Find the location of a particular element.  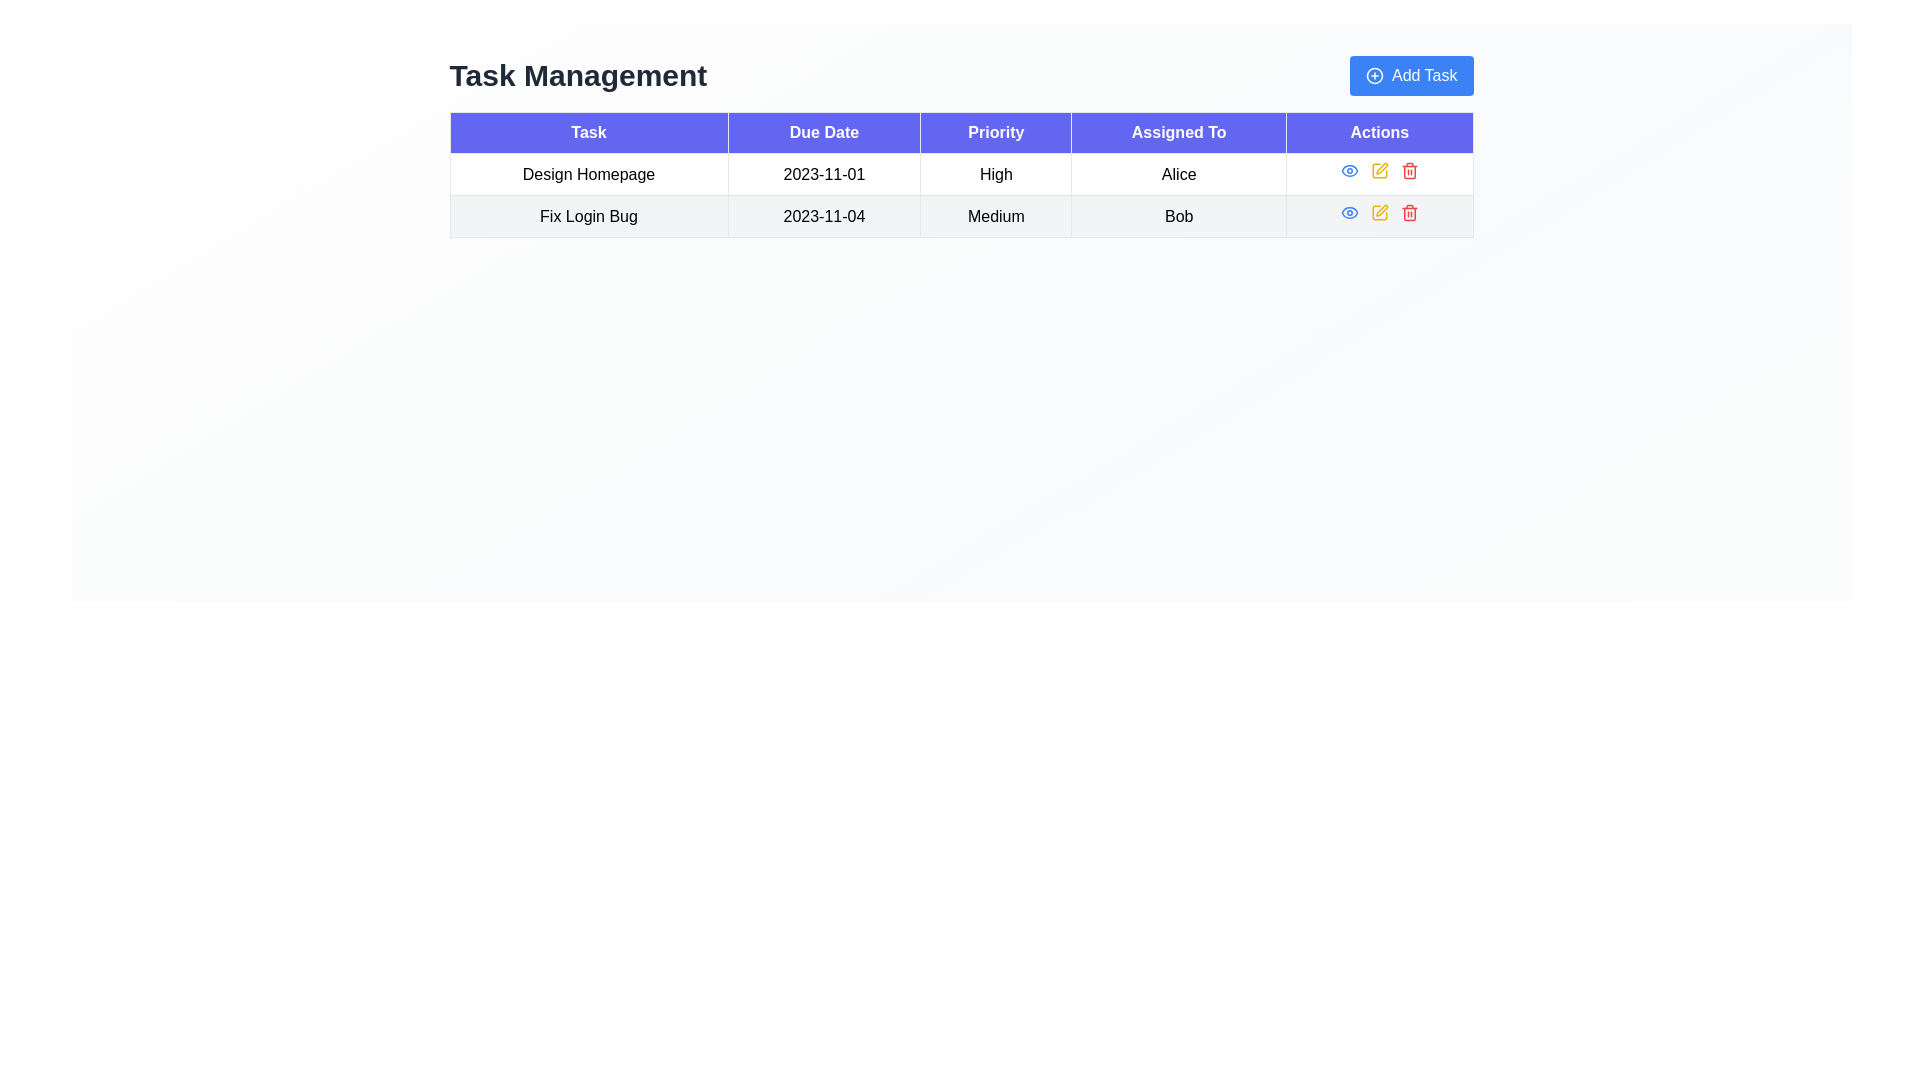

the button for adding a new task located at the top-right corner of the interface near the 'Task Management' heading is located at coordinates (1410, 75).